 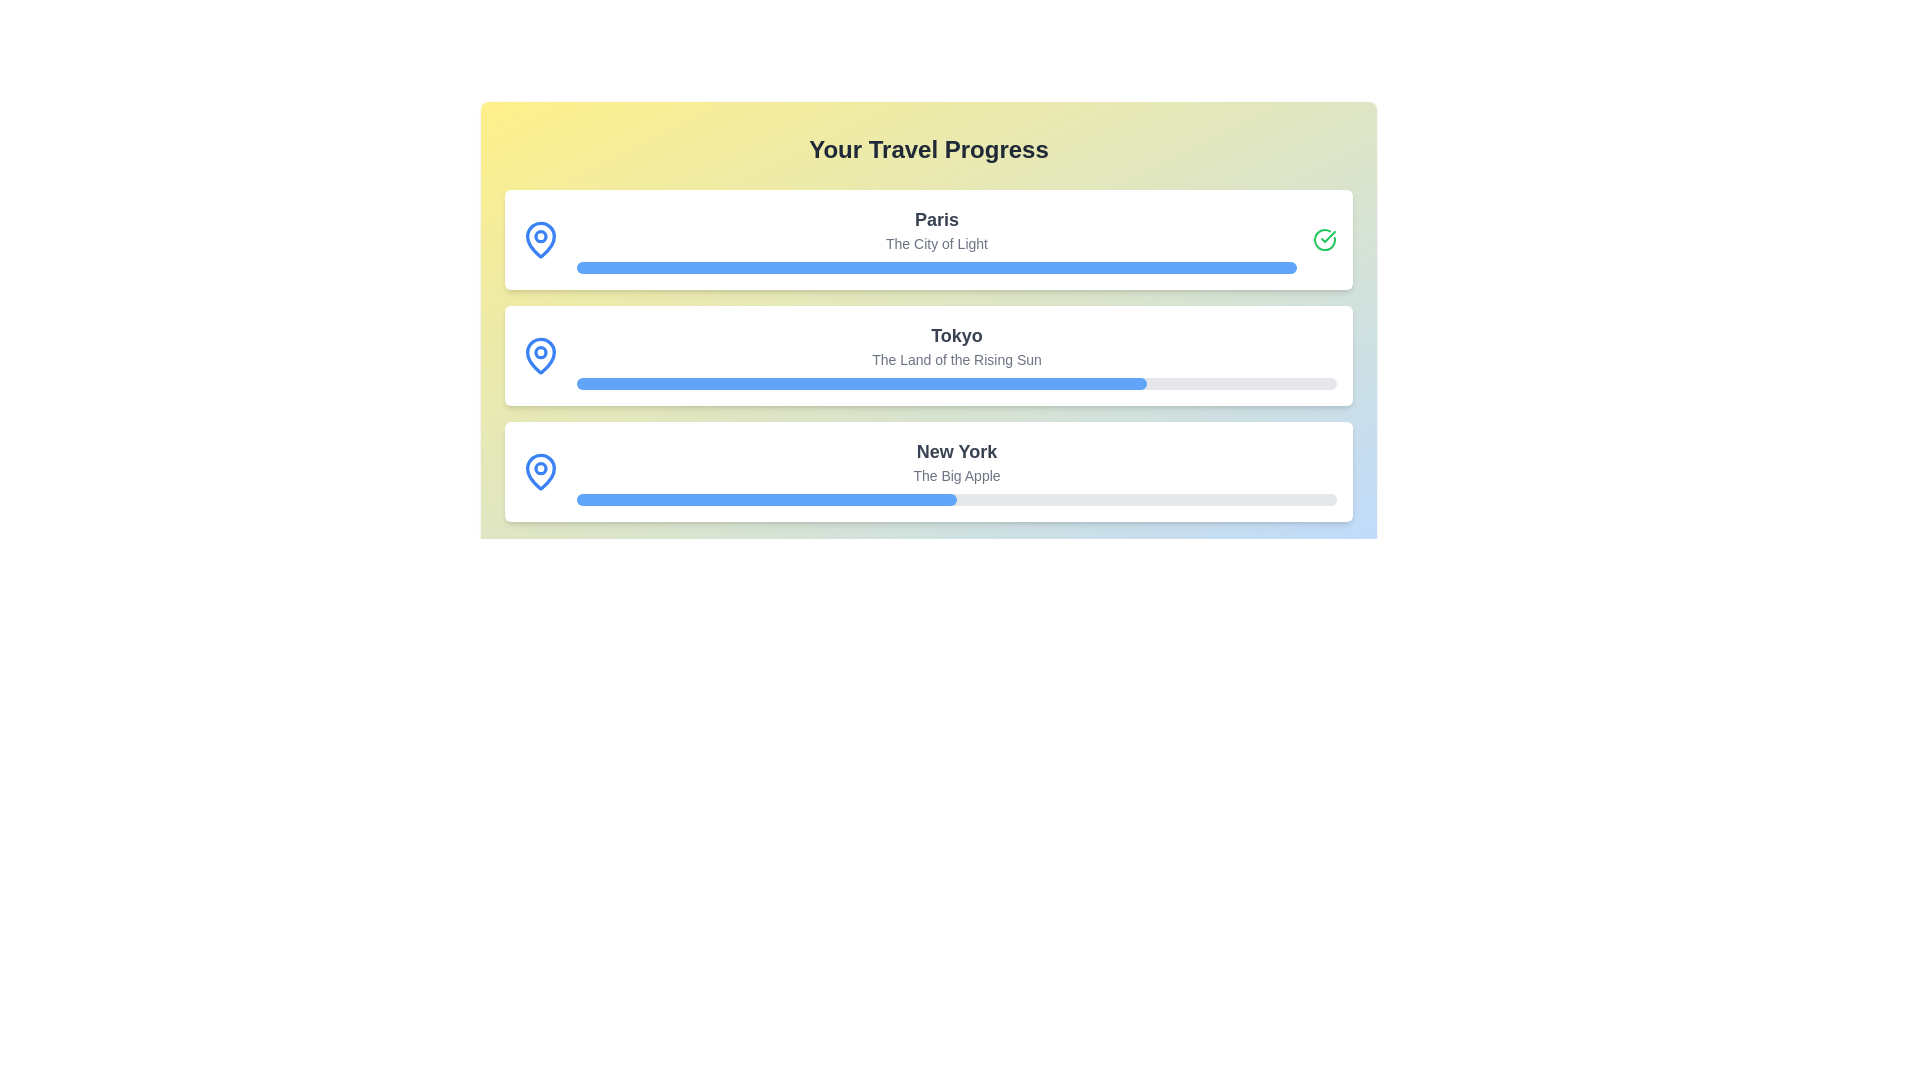 What do you see at coordinates (541, 471) in the screenshot?
I see `the map pin icon representing the location of 'New York' and 'The Big Apple', which is located to the left of the label in the third row of the list` at bounding box center [541, 471].